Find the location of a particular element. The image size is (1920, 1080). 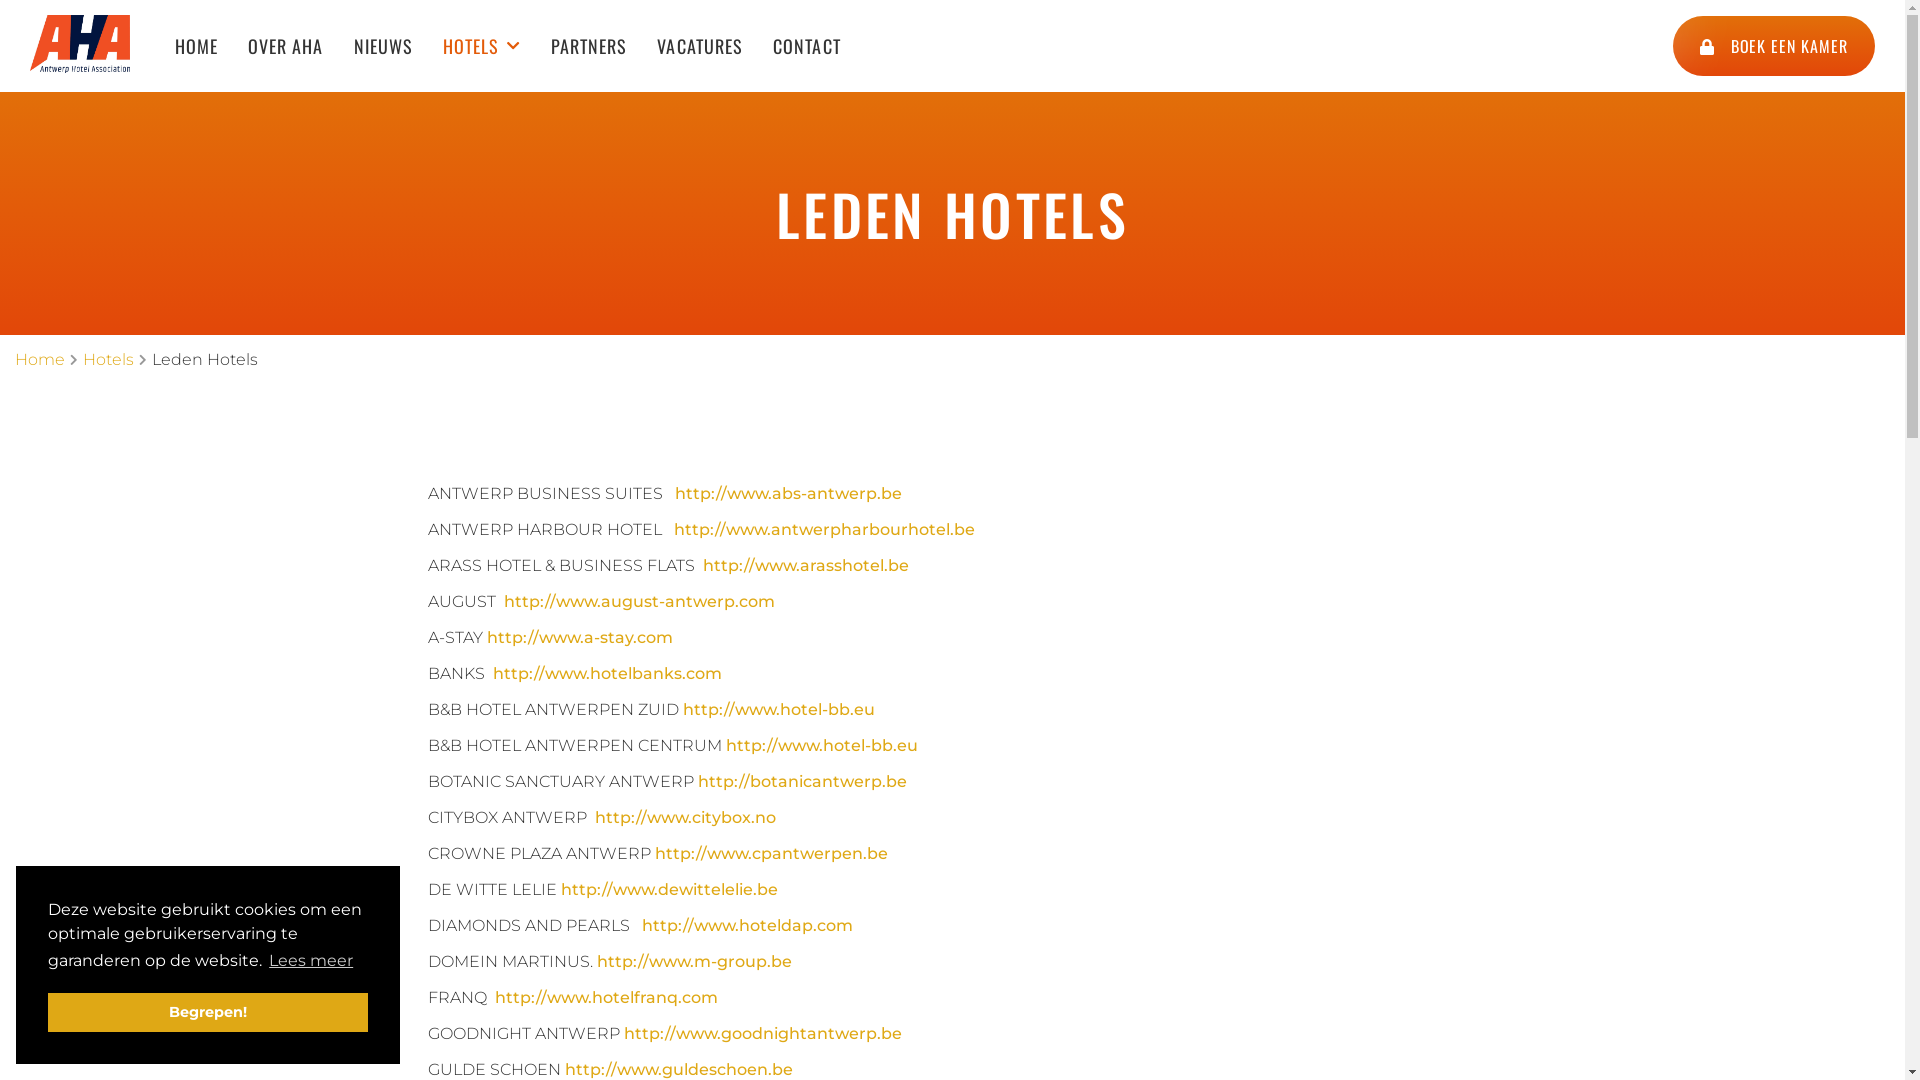

'http://www.m-group.be' is located at coordinates (594, 960).